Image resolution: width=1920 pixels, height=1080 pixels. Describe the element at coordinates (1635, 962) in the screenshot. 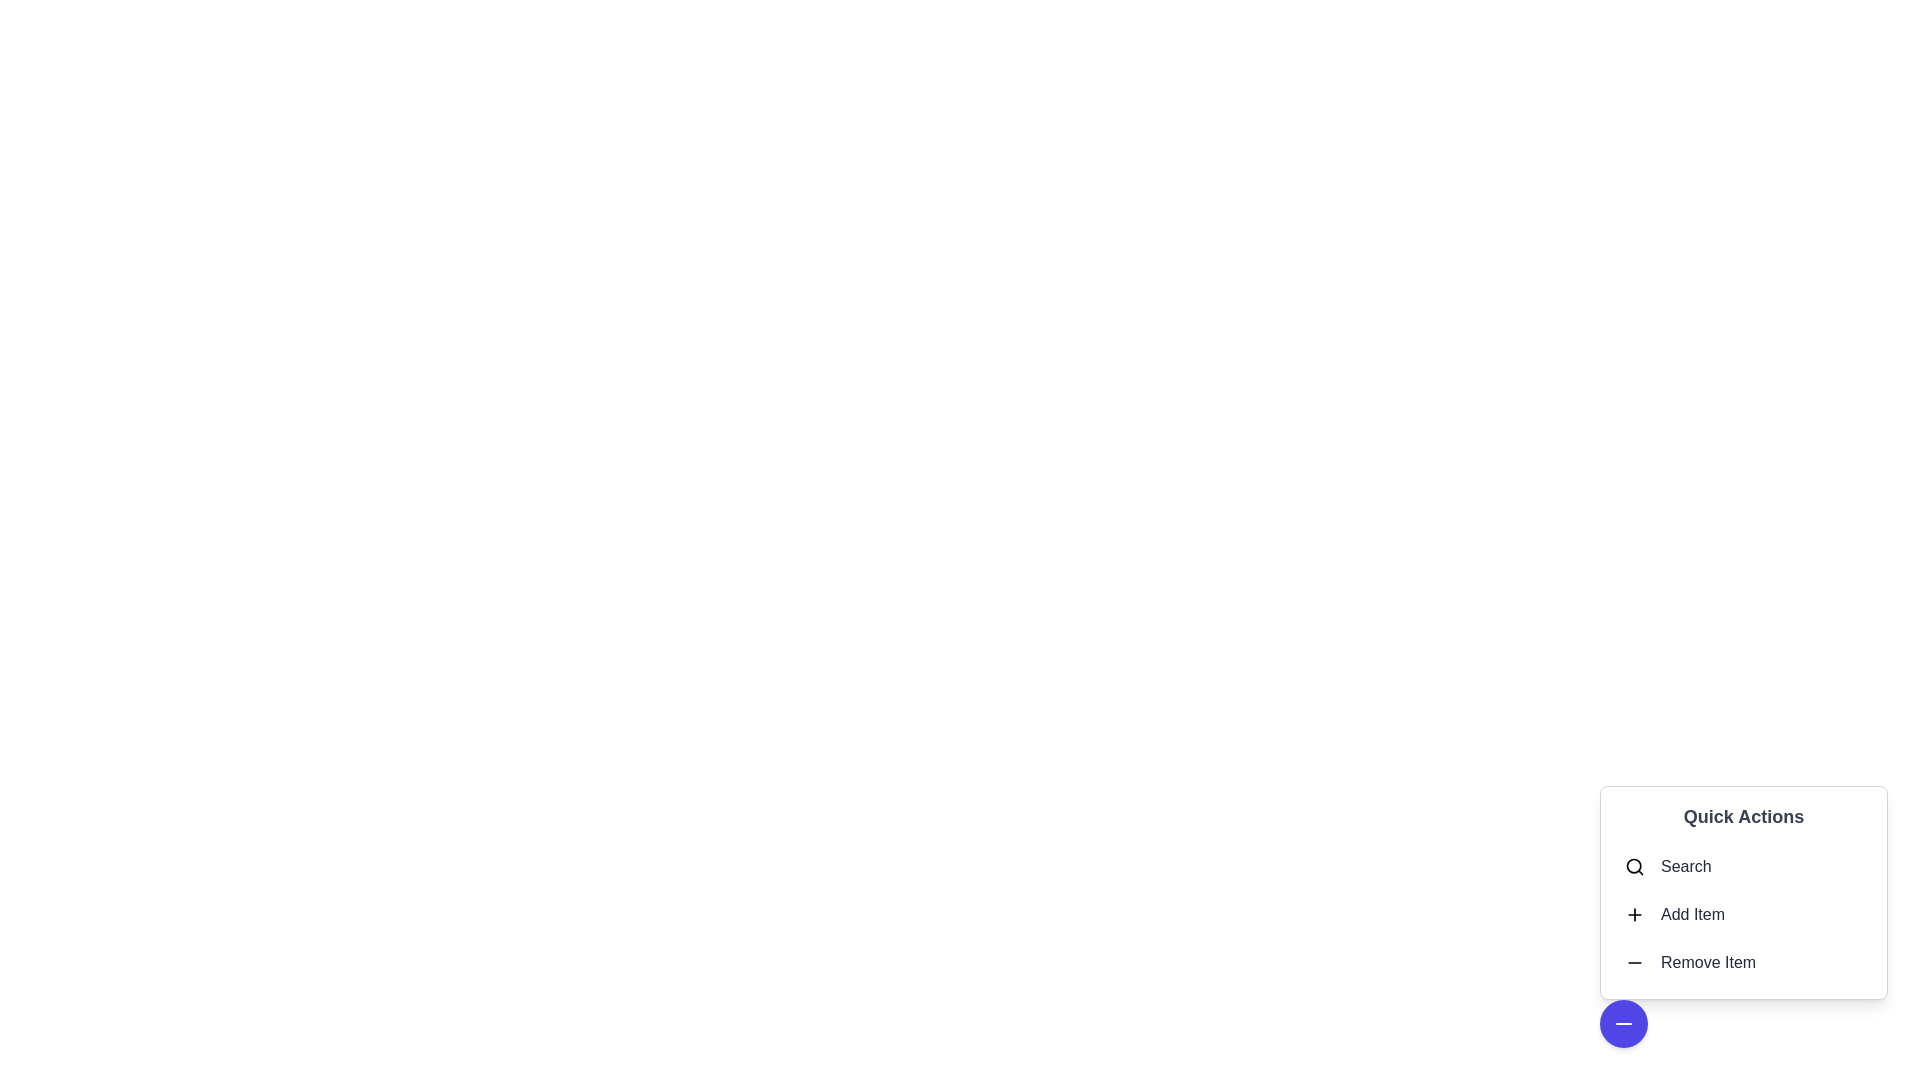

I see `the 'Remove Item' button located in the 'Quick Actions' menu` at that location.